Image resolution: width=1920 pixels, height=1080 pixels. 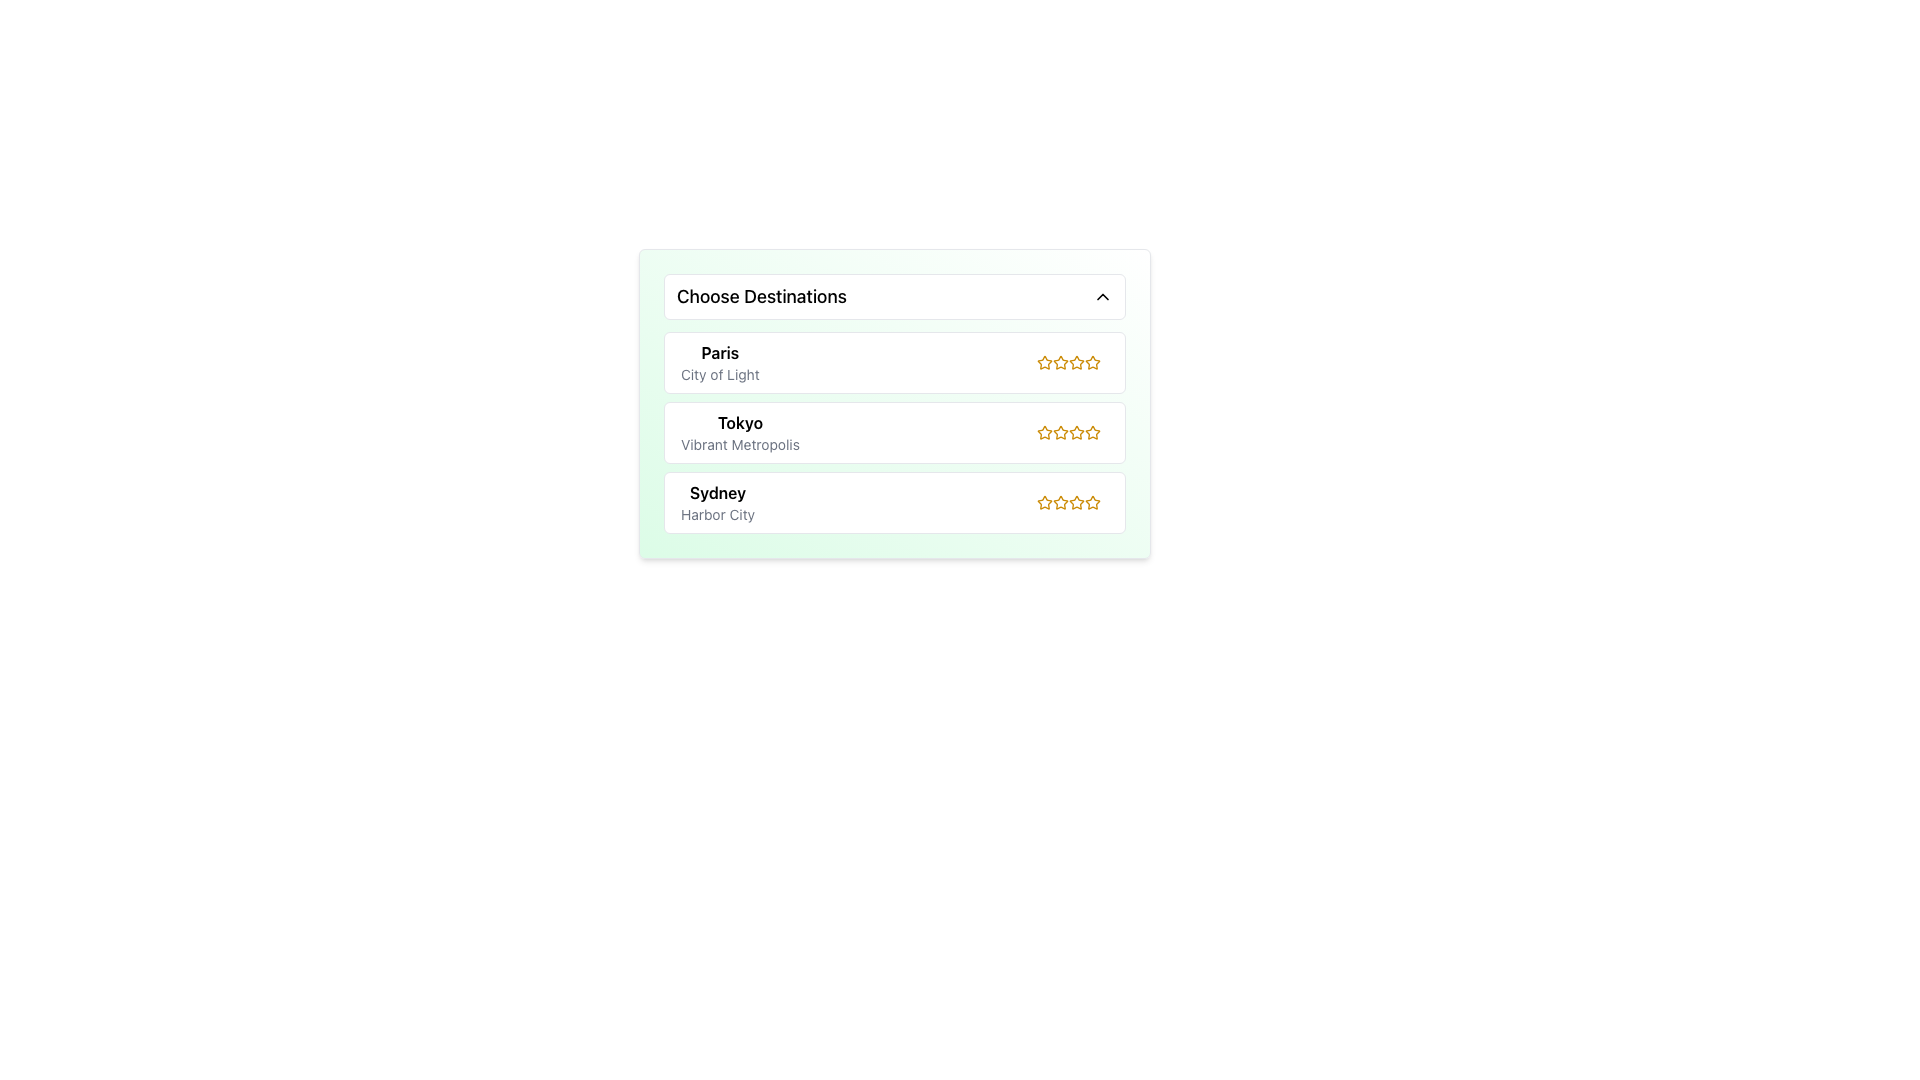 I want to click on the second star icon in the rating row for the 'Paris' destination to interact with the rating system, so click(x=1075, y=362).